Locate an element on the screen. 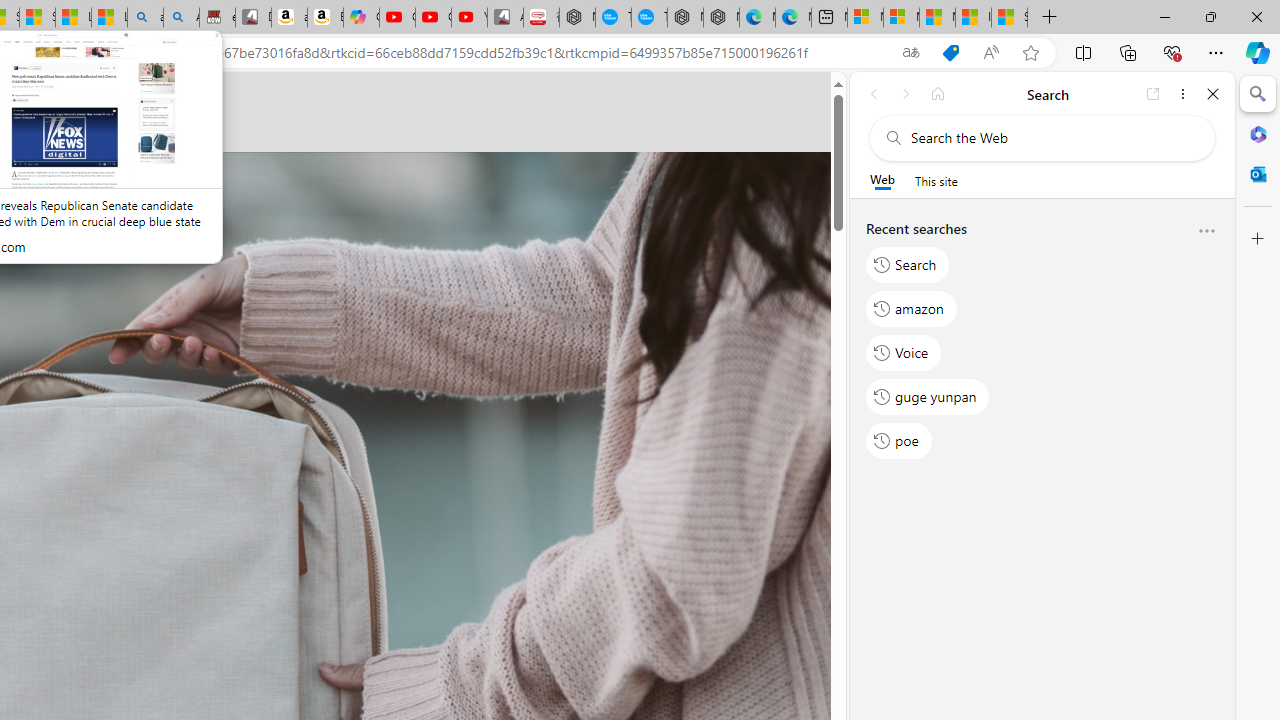  'poe' is located at coordinates (898, 440).